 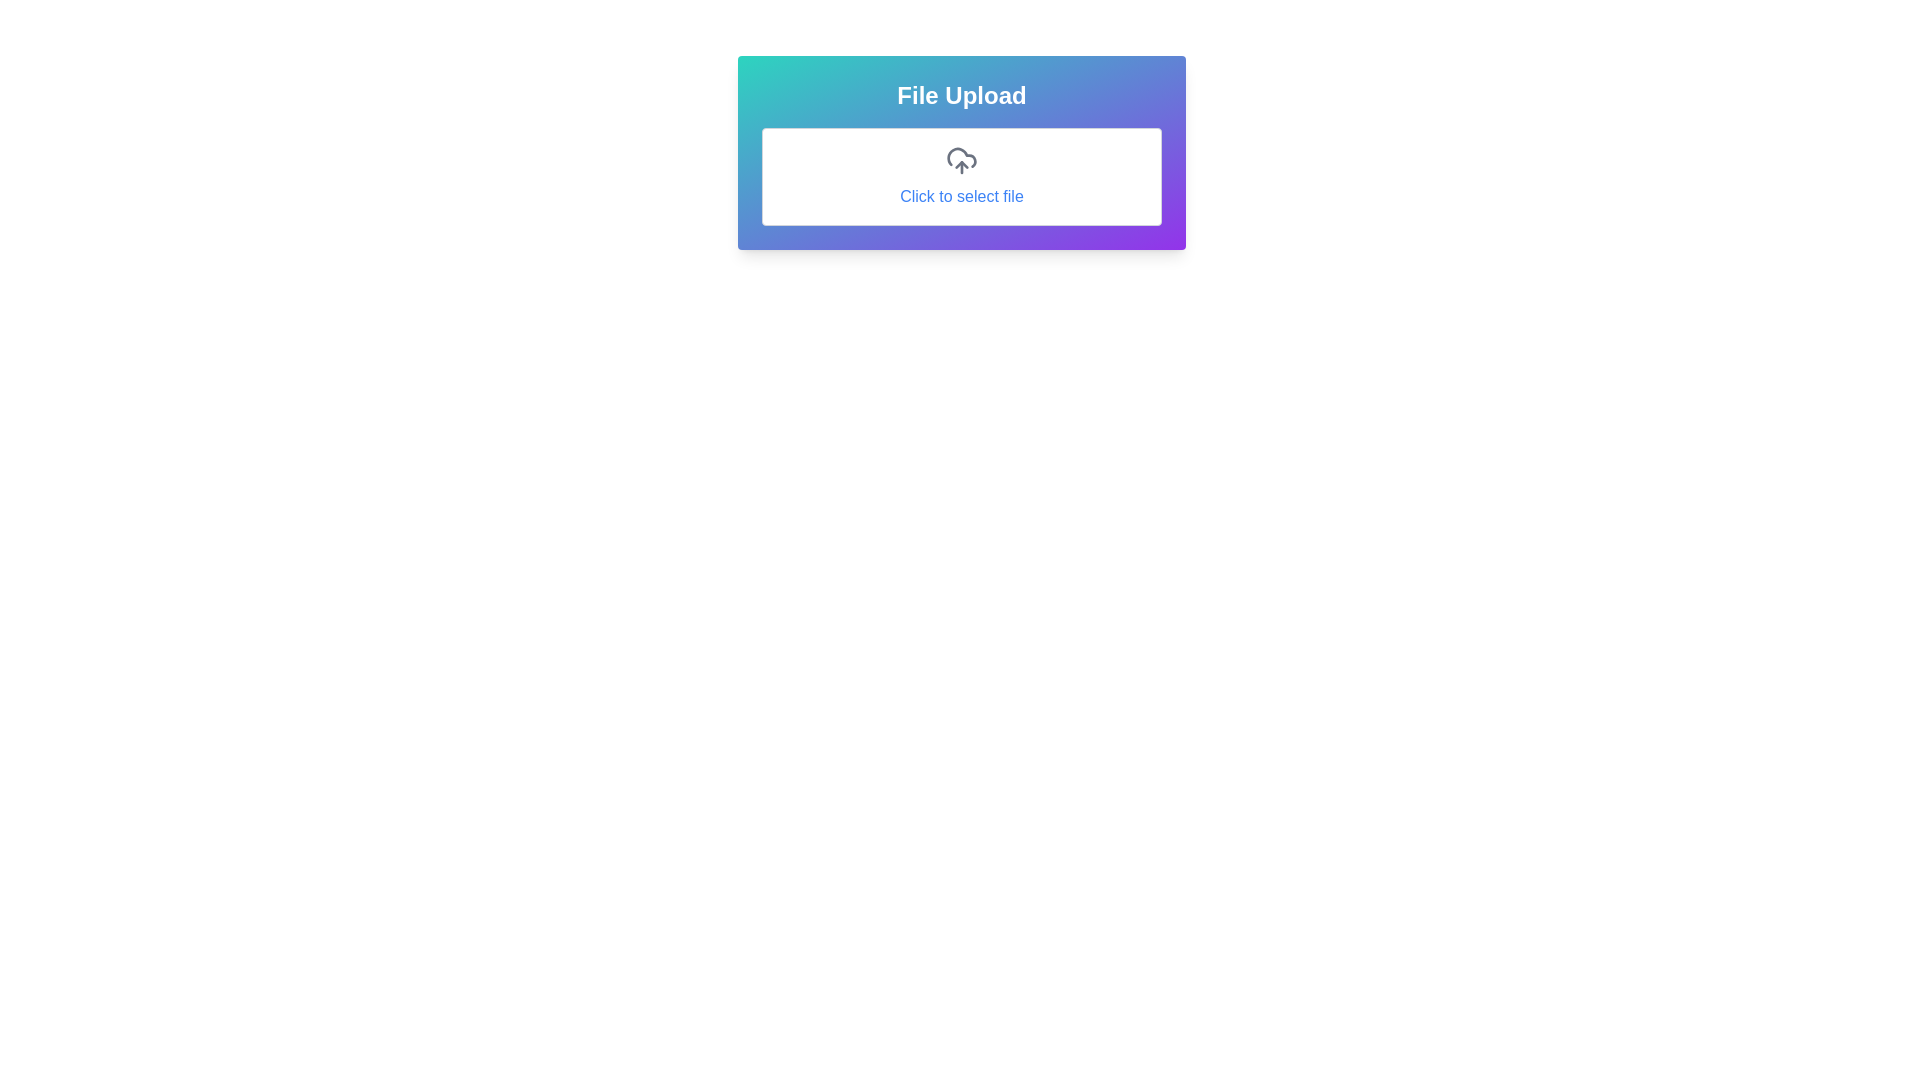 I want to click on the File upload area, which is a rectangular white box with rounded corners containing a gray upload icon and a blue hyperlink labeled 'Click, so click(x=961, y=176).